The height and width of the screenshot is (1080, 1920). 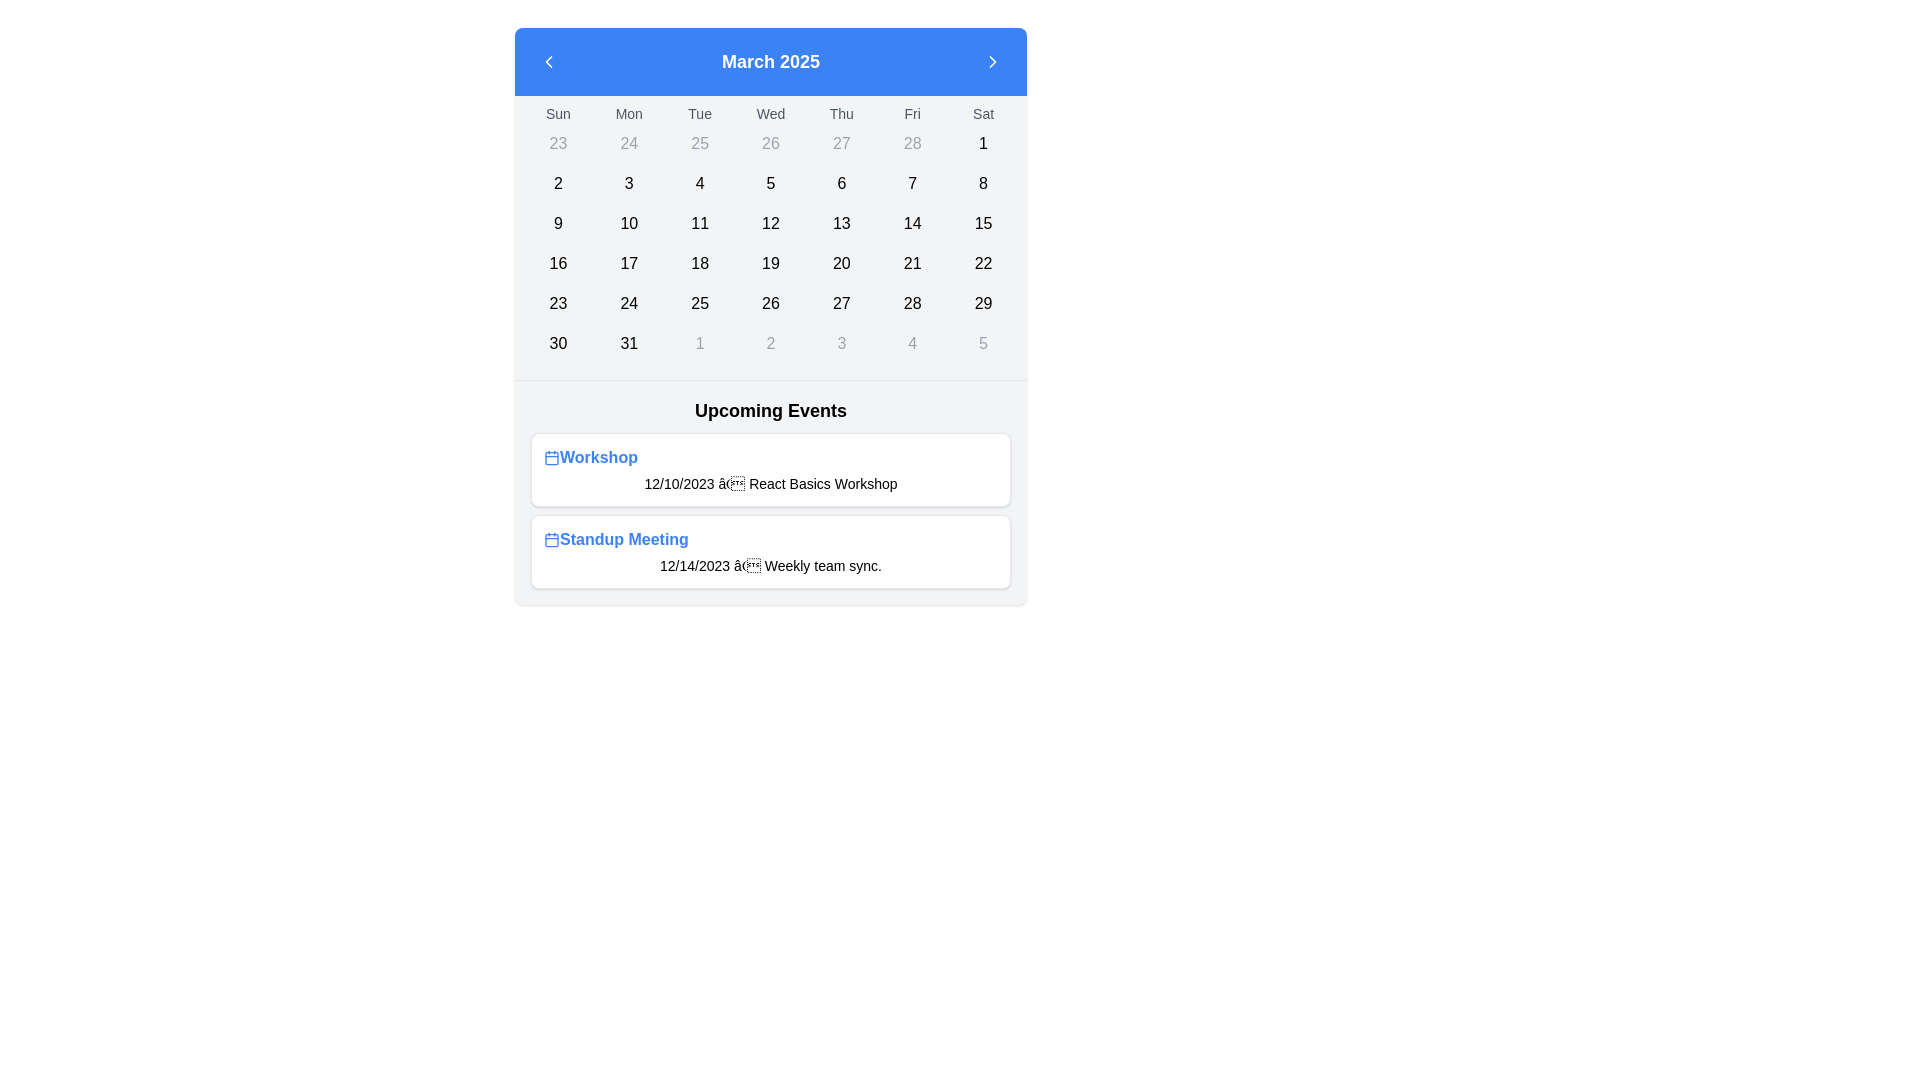 What do you see at coordinates (700, 262) in the screenshot?
I see `the calendar date cell displaying the number '18'` at bounding box center [700, 262].